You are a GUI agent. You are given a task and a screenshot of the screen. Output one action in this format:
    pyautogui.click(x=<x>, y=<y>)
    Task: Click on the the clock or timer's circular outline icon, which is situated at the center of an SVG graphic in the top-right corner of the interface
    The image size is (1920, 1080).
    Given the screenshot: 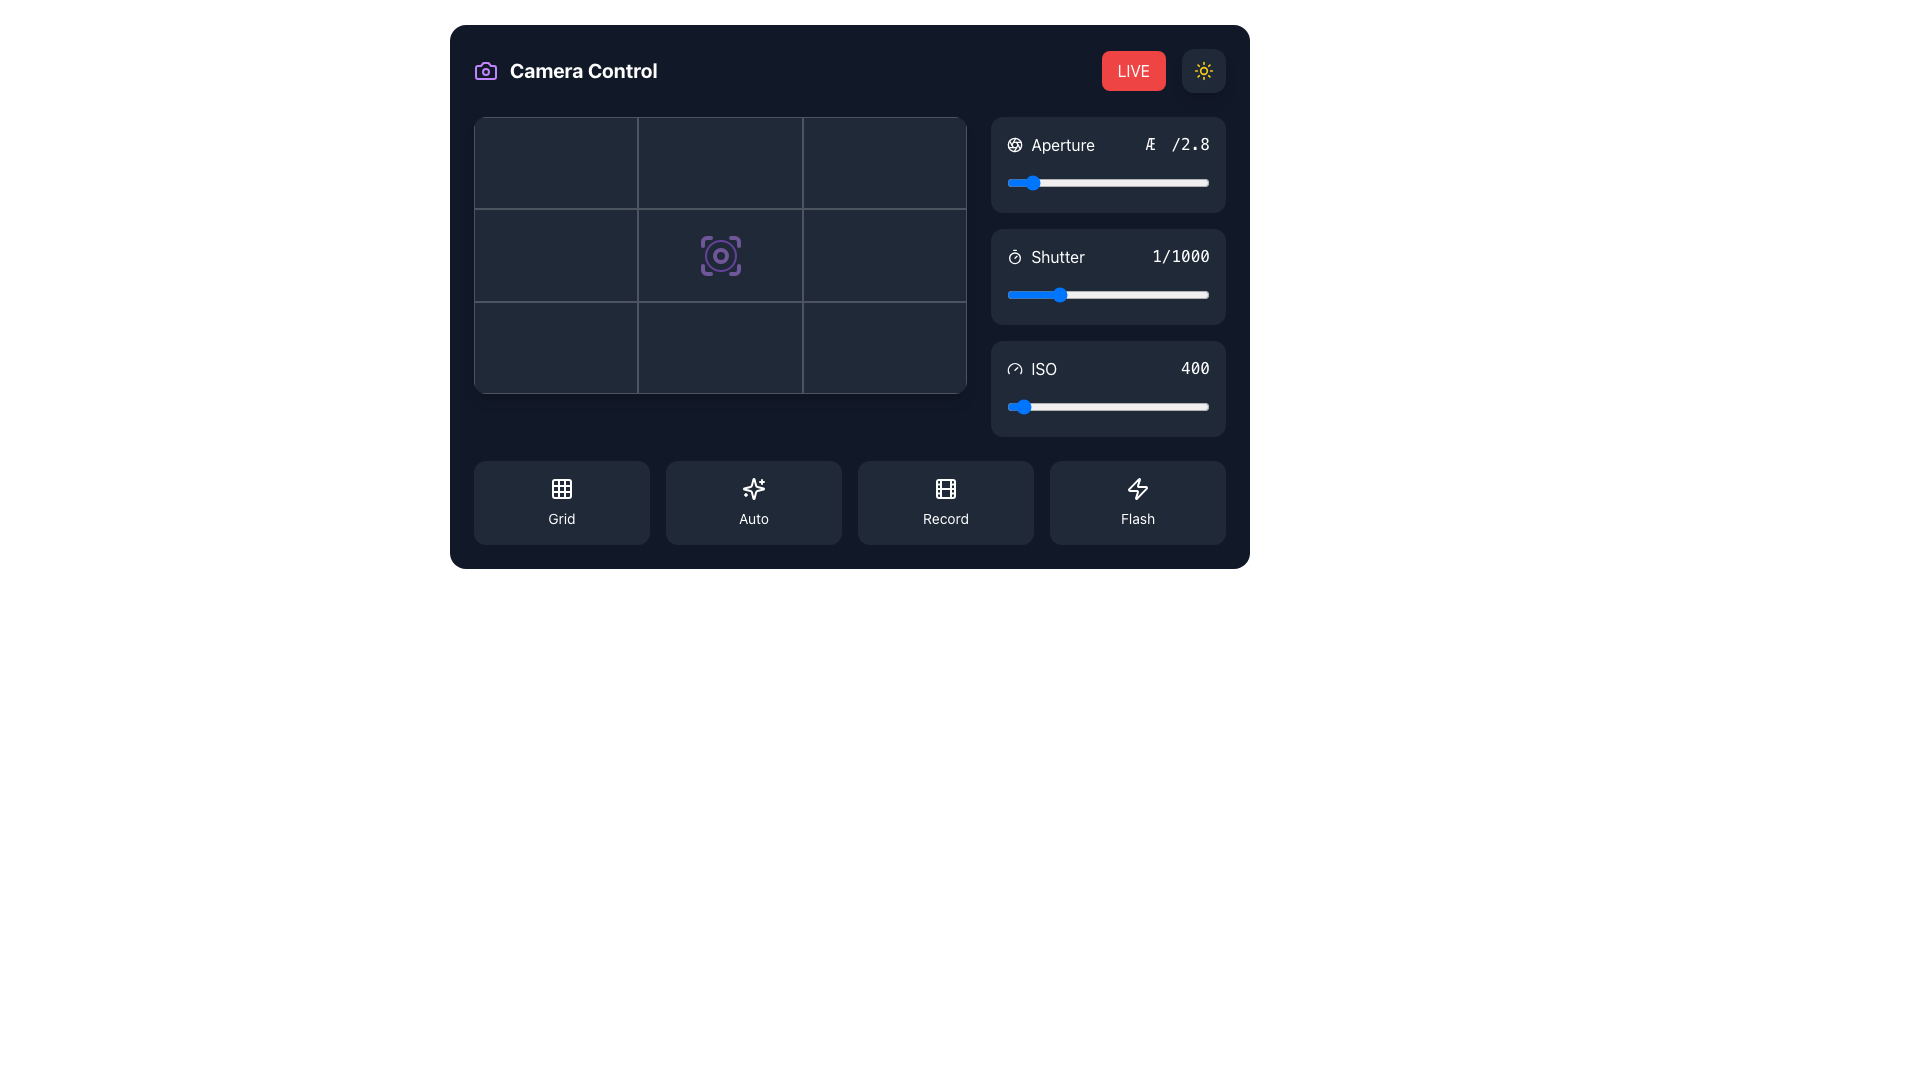 What is the action you would take?
    pyautogui.click(x=1015, y=257)
    